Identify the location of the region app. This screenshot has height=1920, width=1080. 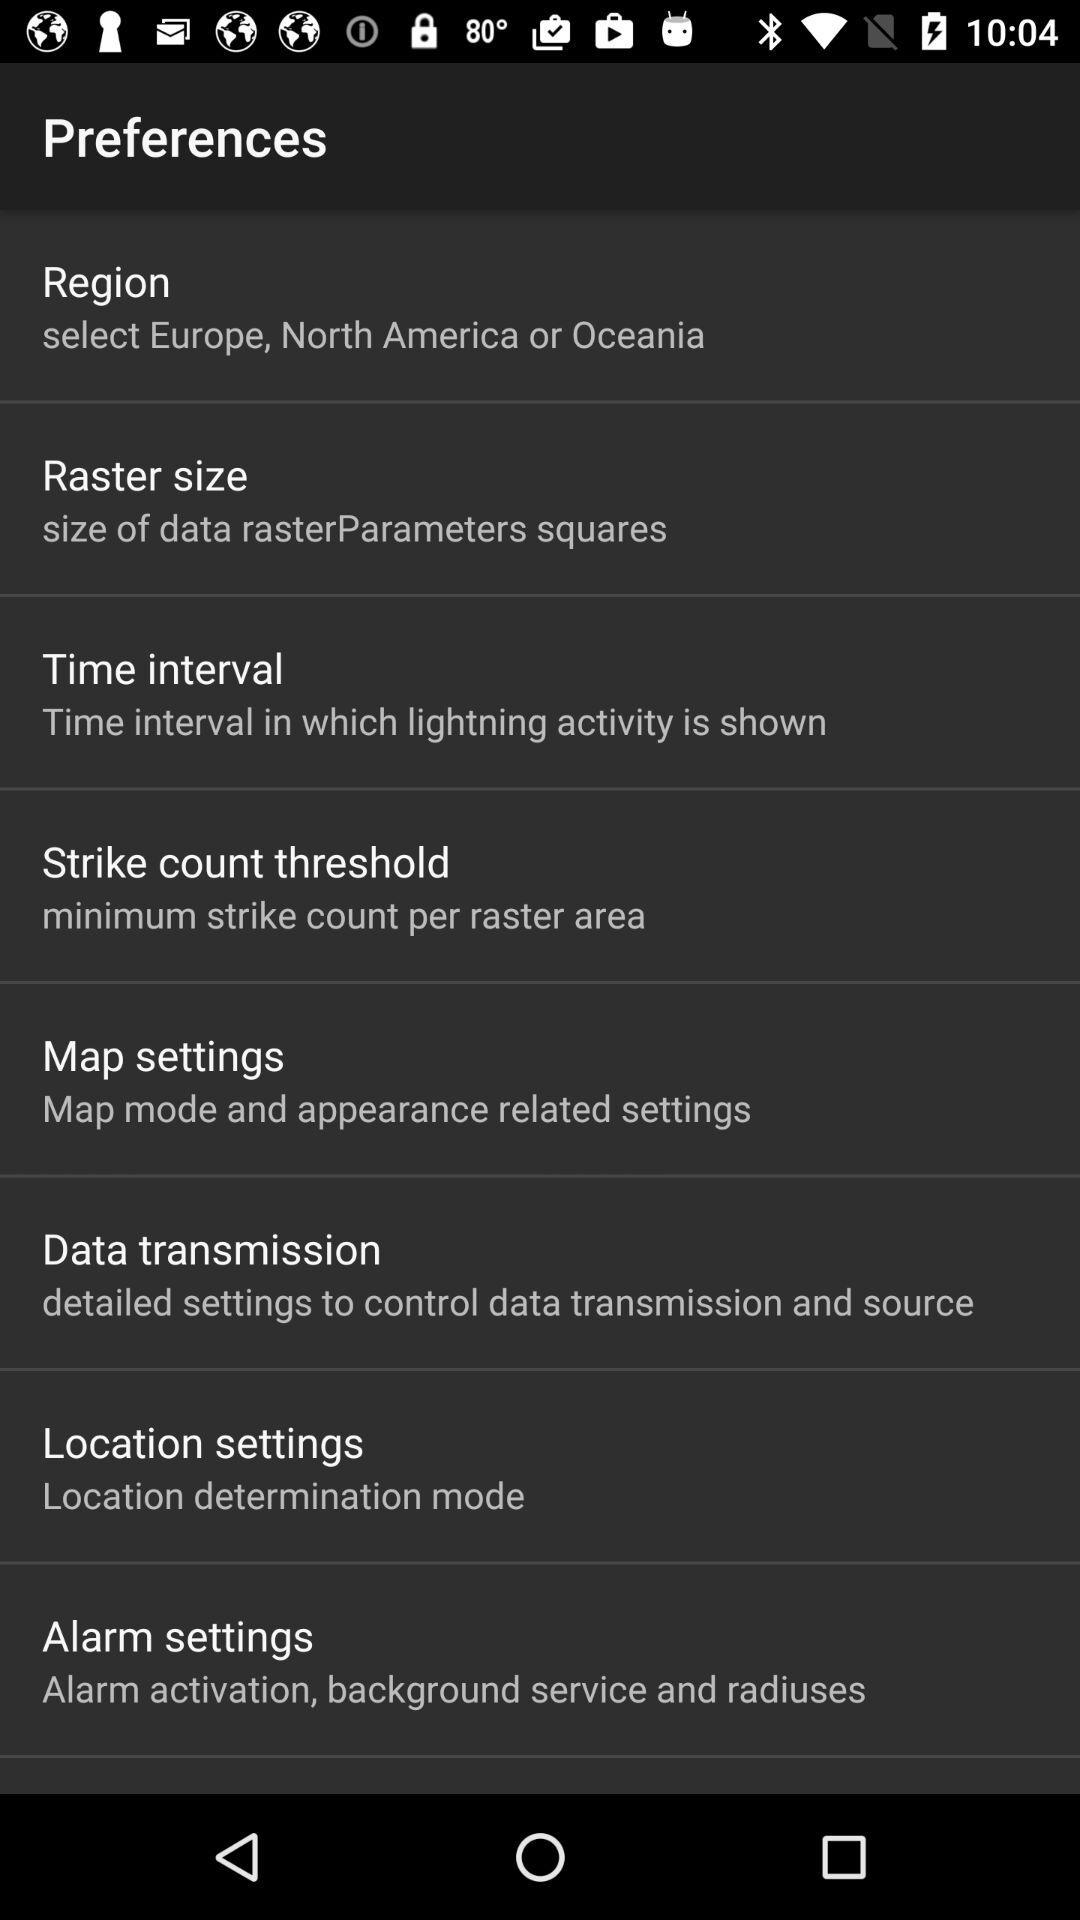
(106, 279).